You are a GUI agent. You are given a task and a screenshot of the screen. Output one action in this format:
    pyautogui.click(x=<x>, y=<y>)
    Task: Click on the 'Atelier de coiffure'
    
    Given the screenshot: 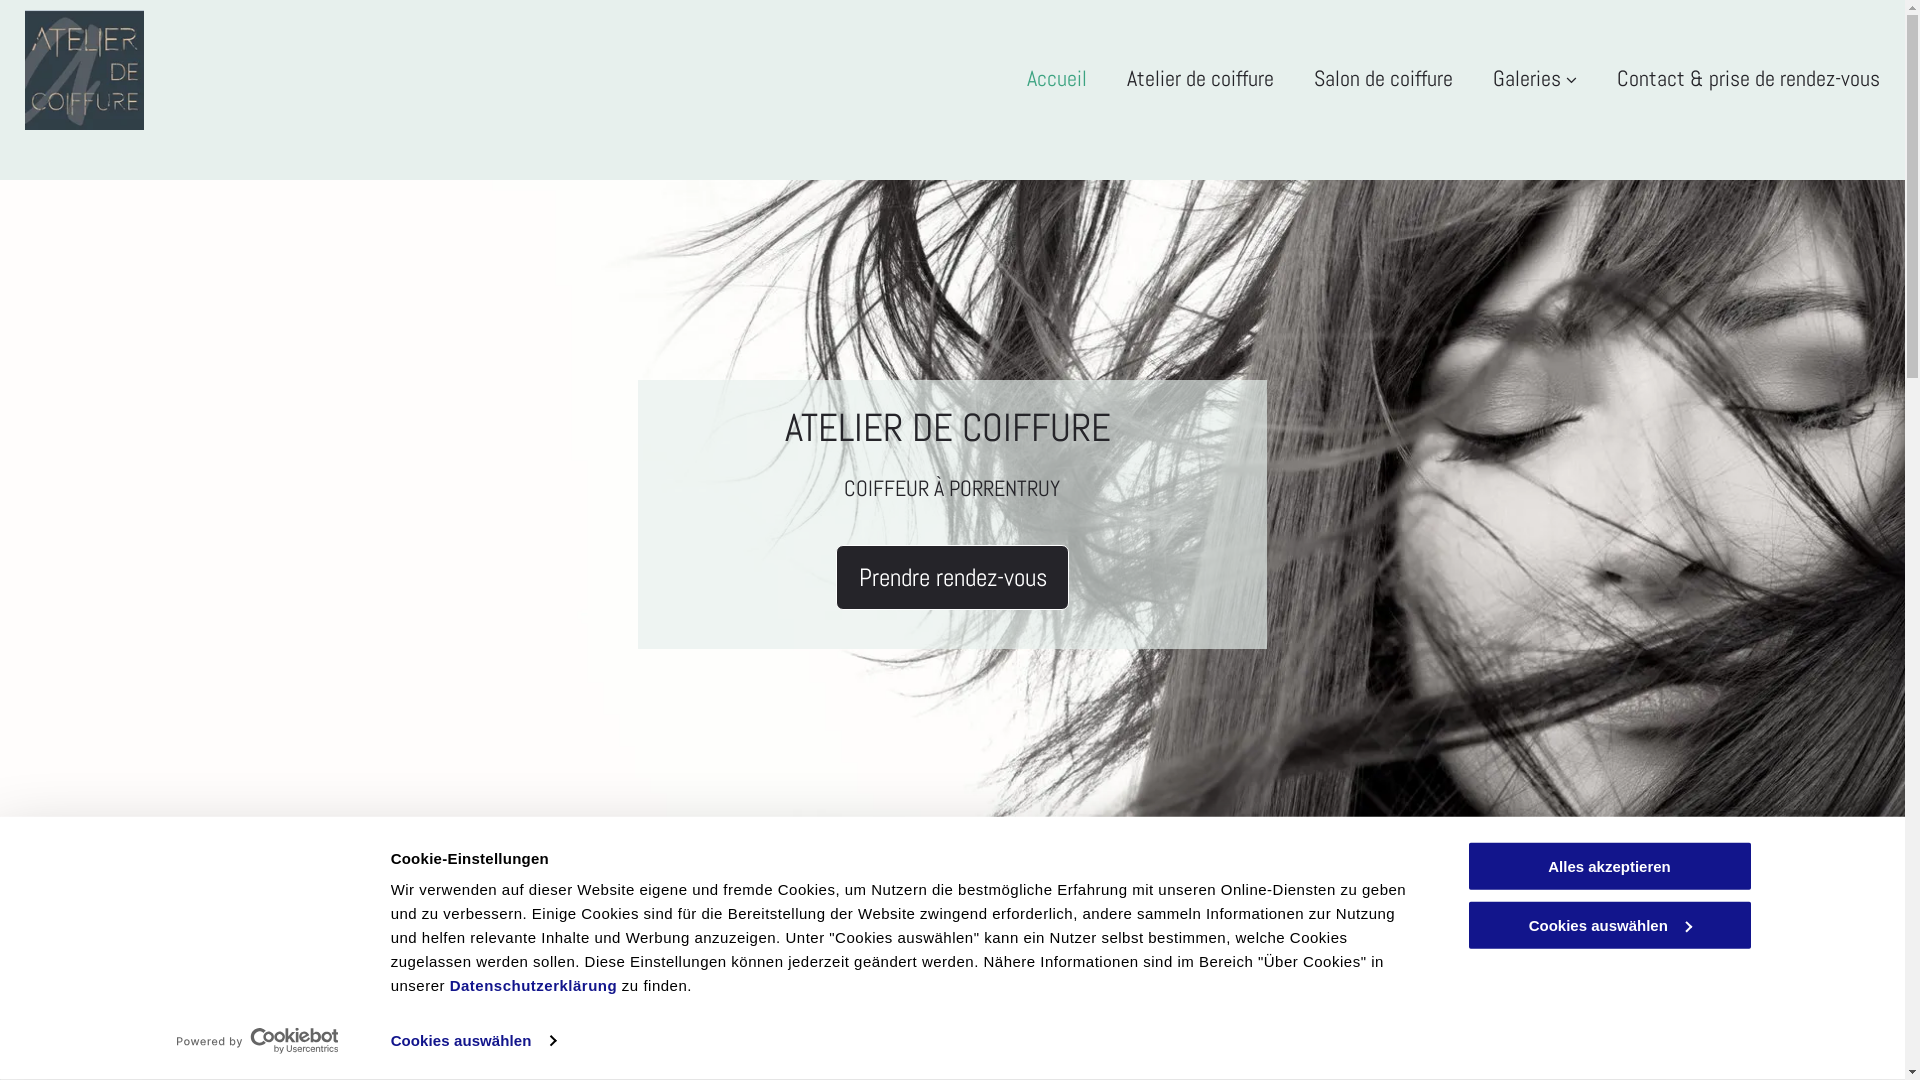 What is the action you would take?
    pyautogui.click(x=1200, y=75)
    